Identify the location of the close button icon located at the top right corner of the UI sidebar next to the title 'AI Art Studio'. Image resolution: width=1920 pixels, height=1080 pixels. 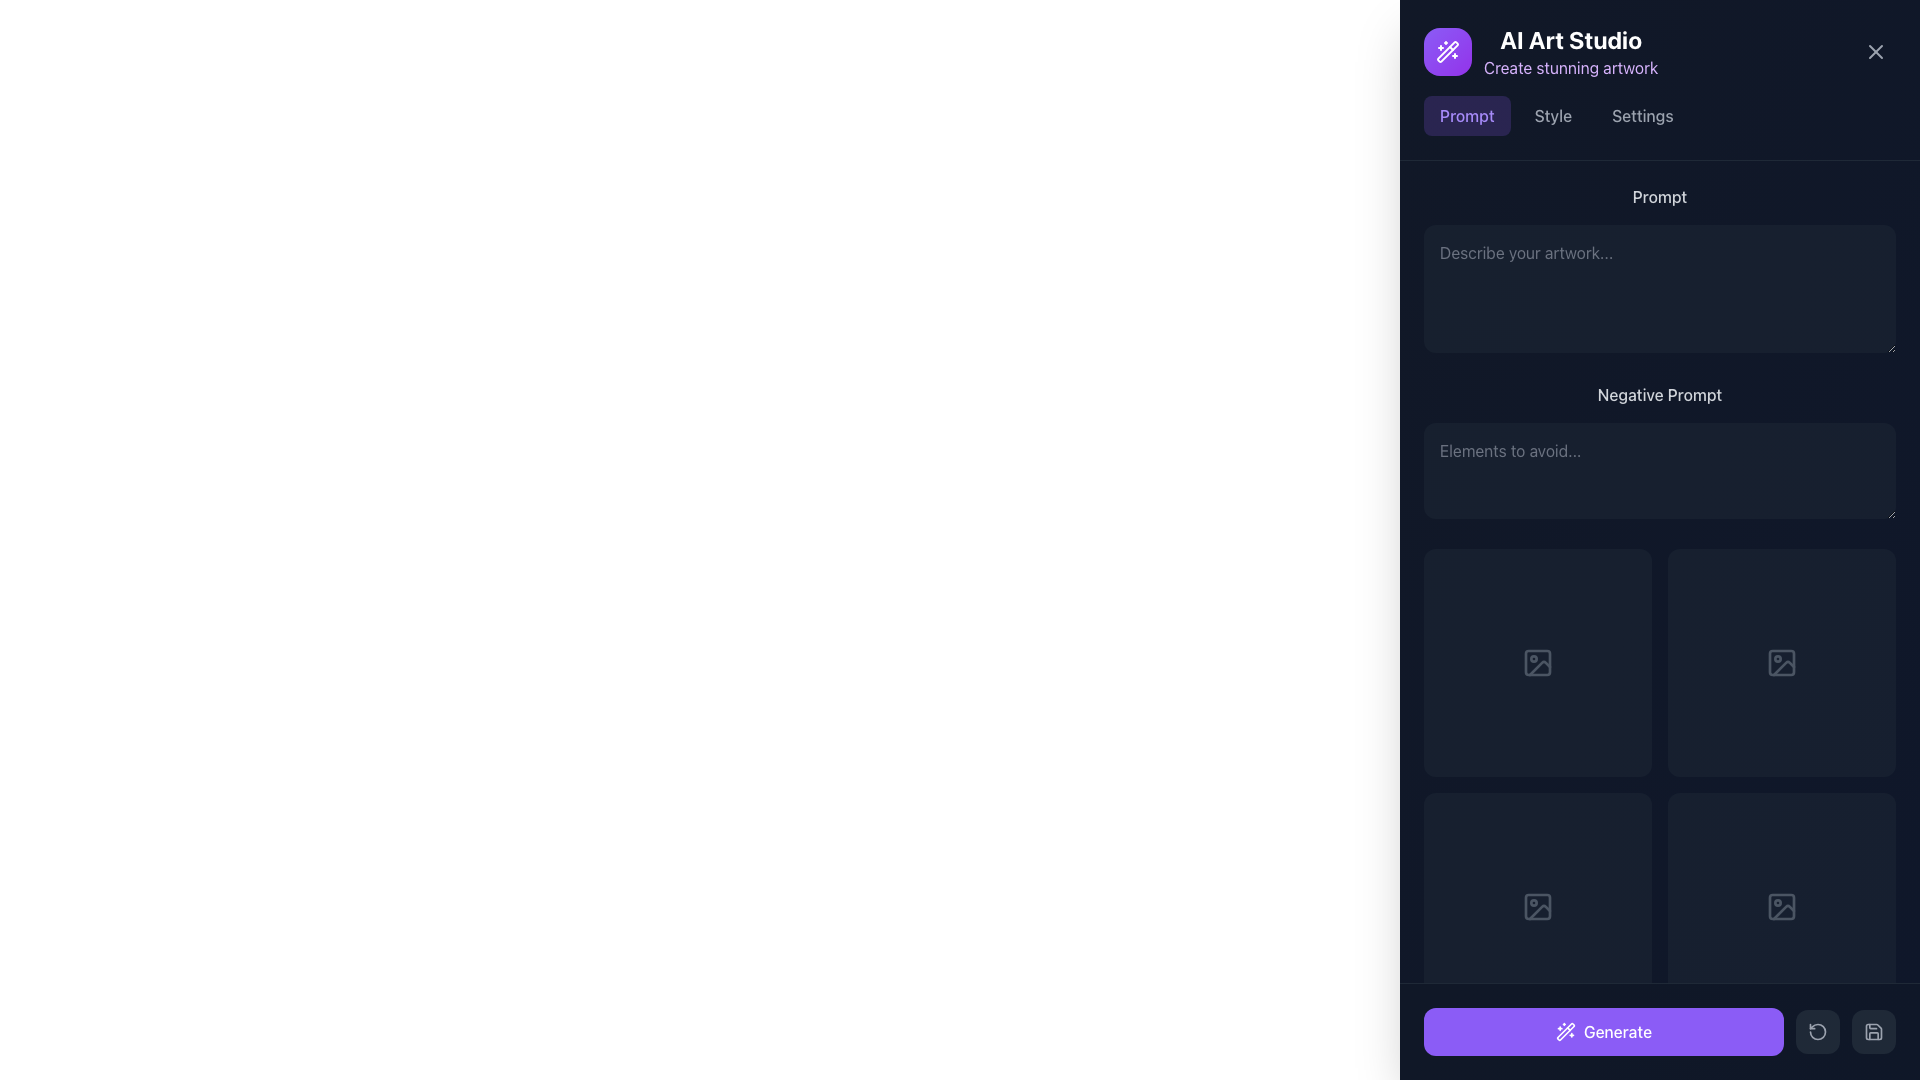
(1875, 50).